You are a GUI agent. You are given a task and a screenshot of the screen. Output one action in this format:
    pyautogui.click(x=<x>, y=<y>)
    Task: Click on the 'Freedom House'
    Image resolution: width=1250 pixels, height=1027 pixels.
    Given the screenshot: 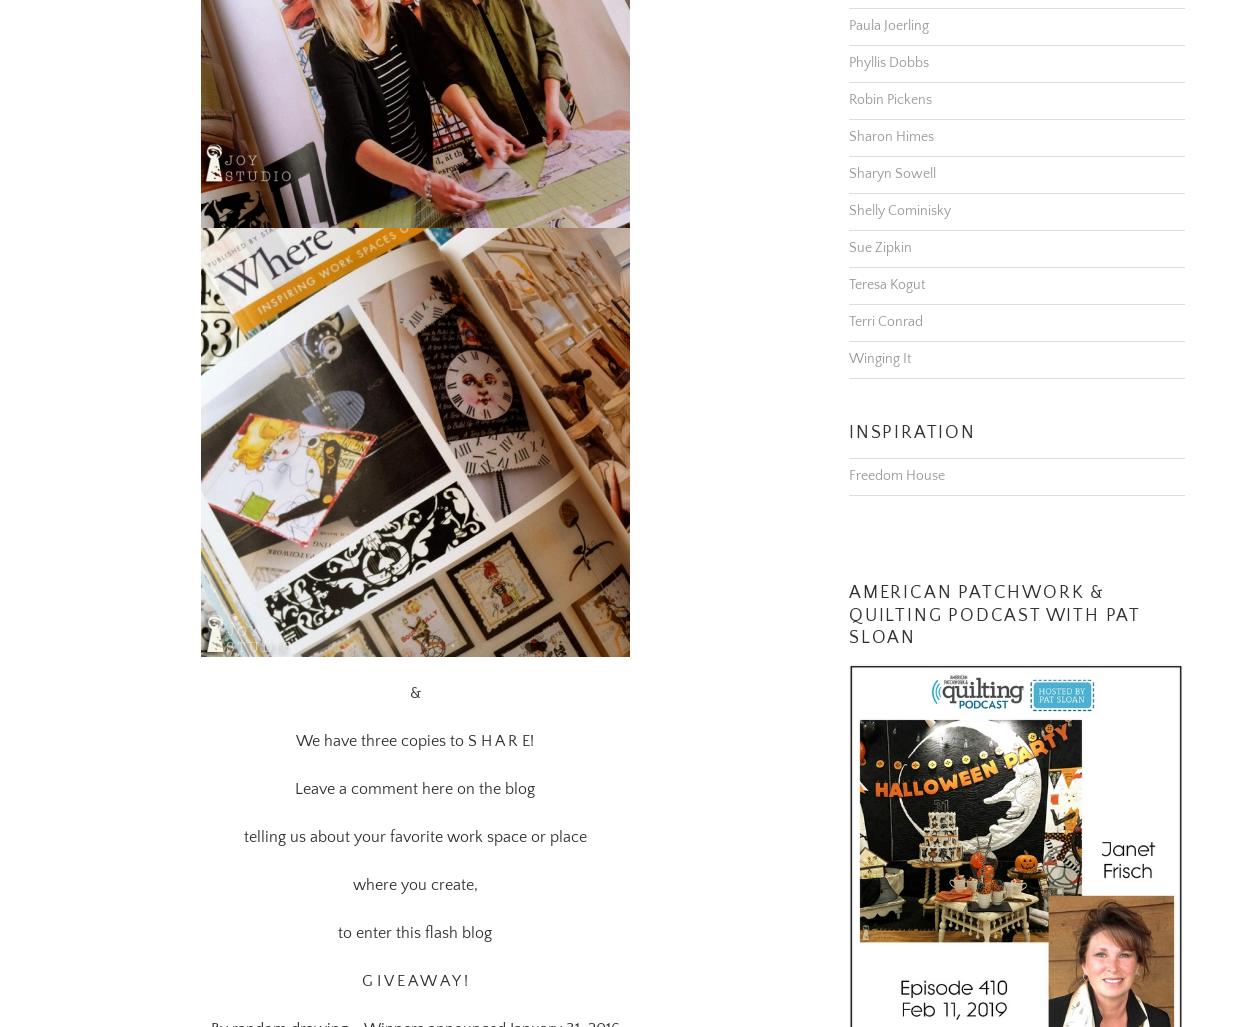 What is the action you would take?
    pyautogui.click(x=897, y=449)
    